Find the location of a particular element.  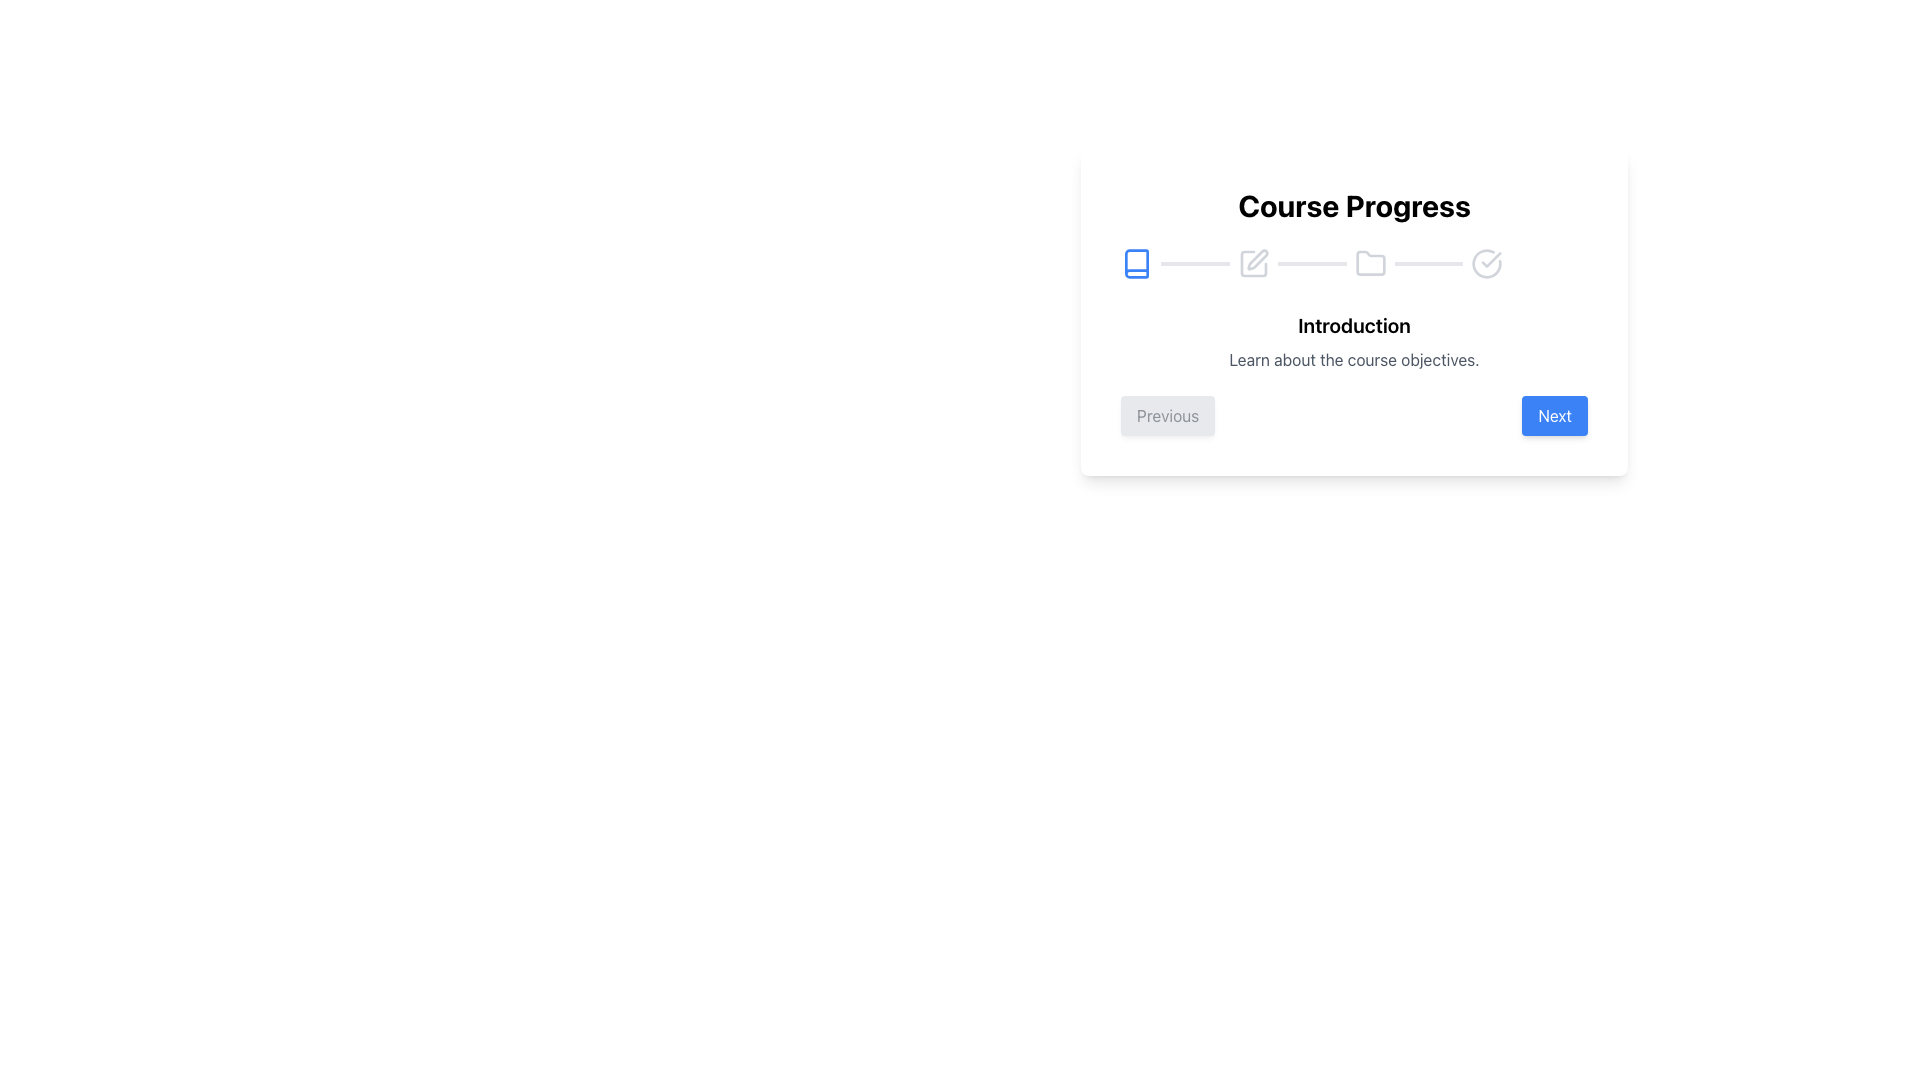

the progress bar with icons representing various stages or tasks, located in the 'Course Progress' card below the title text is located at coordinates (1354, 262).